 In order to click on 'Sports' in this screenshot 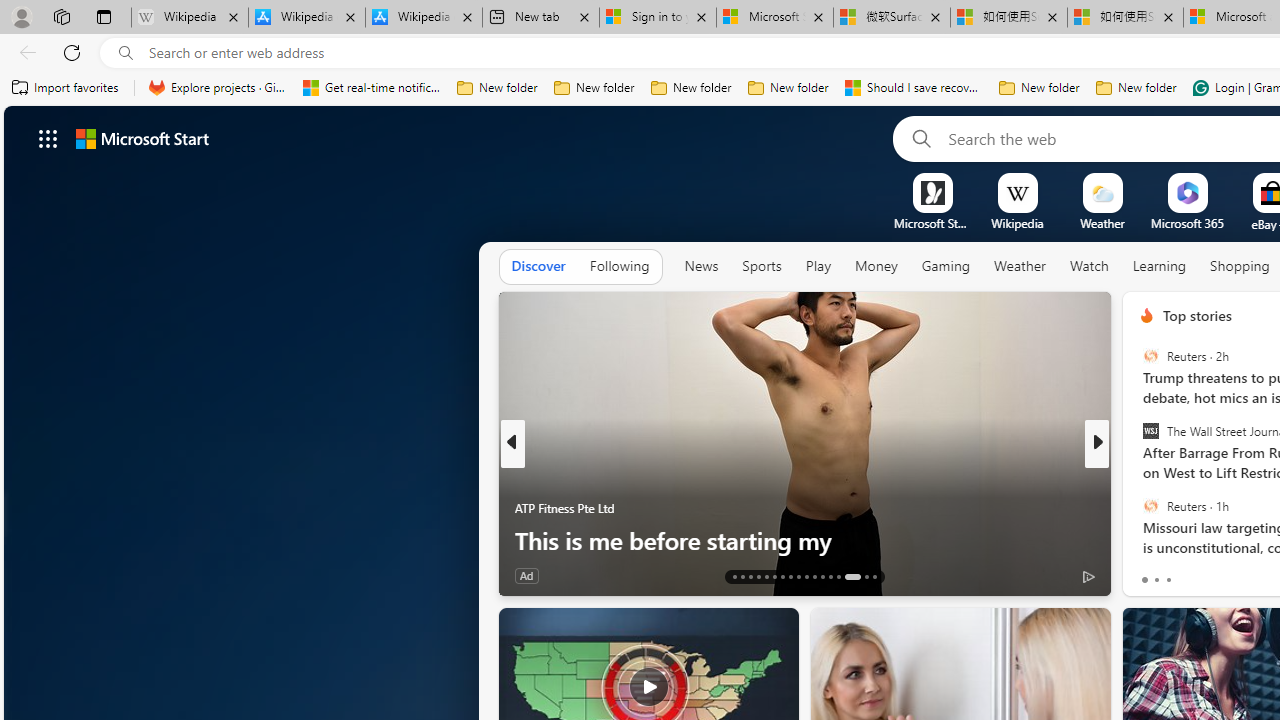, I will do `click(760, 265)`.